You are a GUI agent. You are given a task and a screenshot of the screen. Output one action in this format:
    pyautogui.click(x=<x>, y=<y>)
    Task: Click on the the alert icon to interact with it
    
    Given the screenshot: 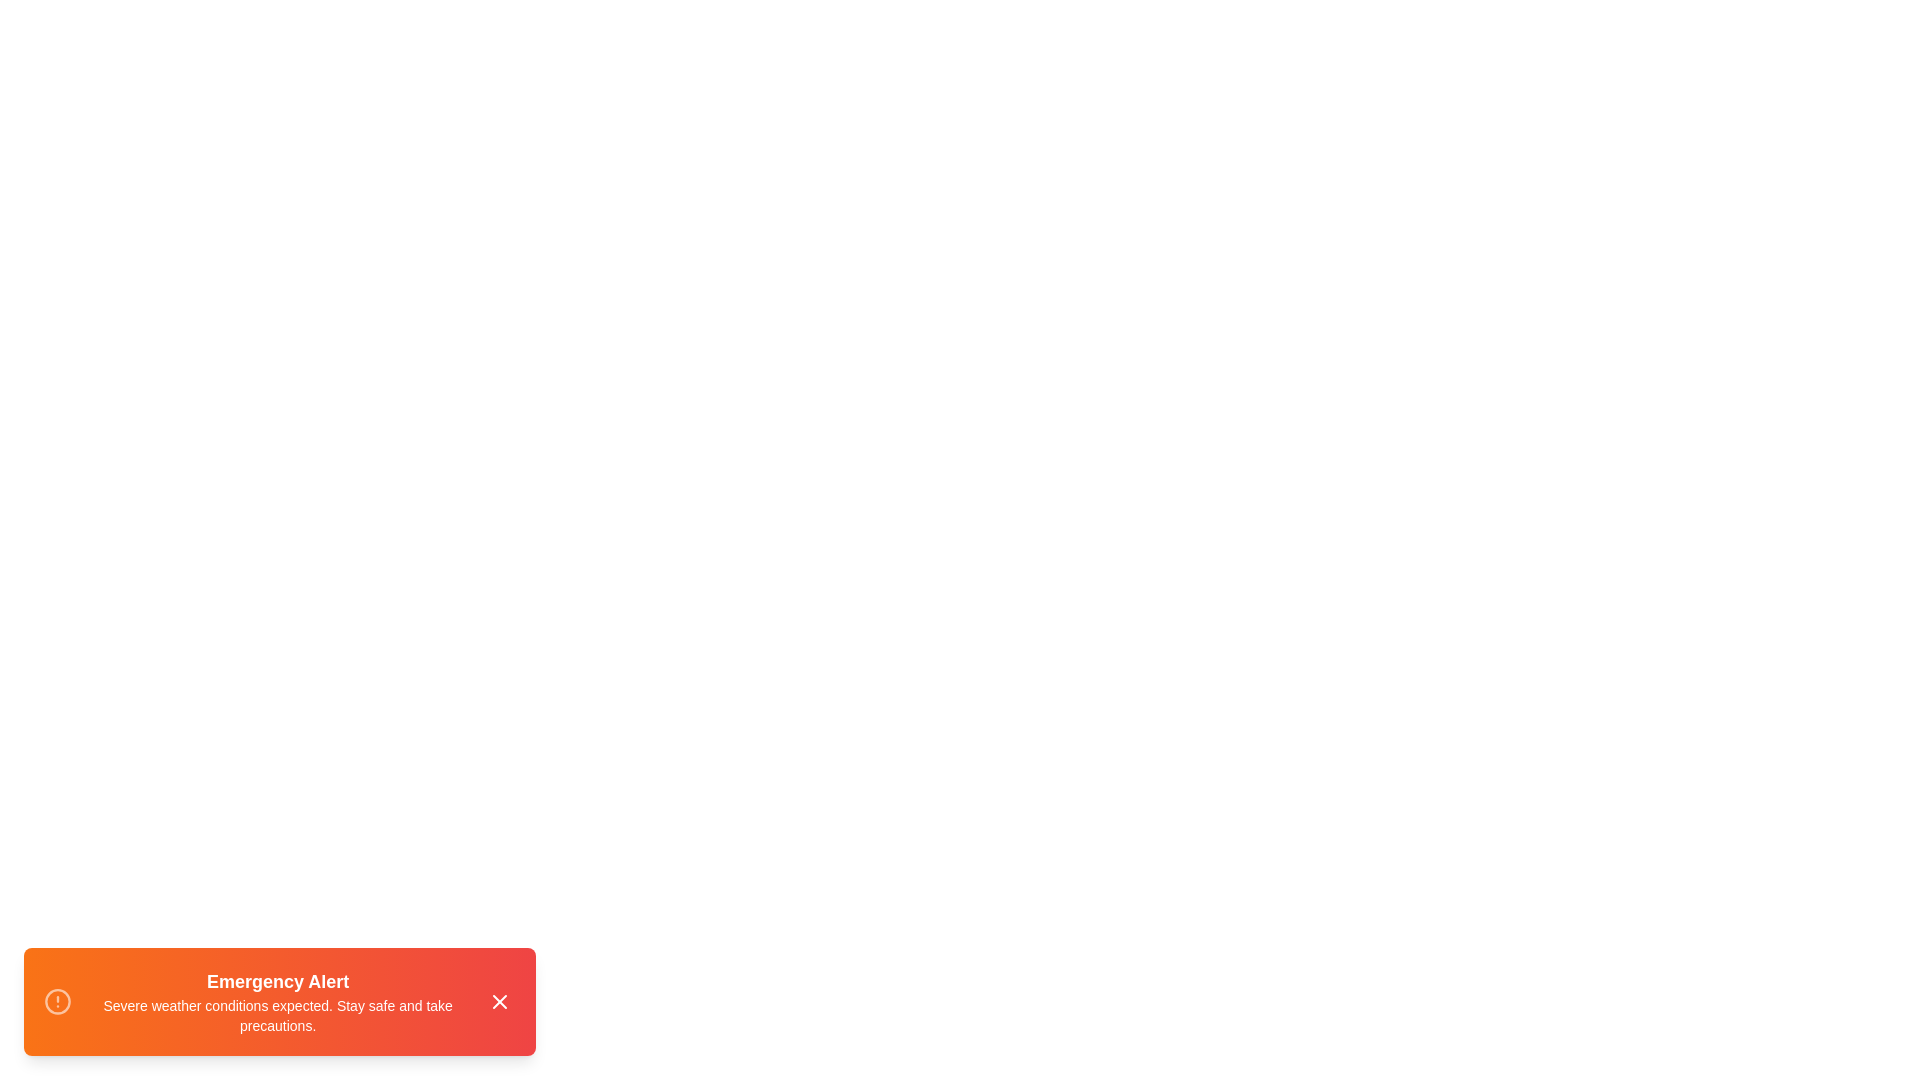 What is the action you would take?
    pyautogui.click(x=57, y=1002)
    